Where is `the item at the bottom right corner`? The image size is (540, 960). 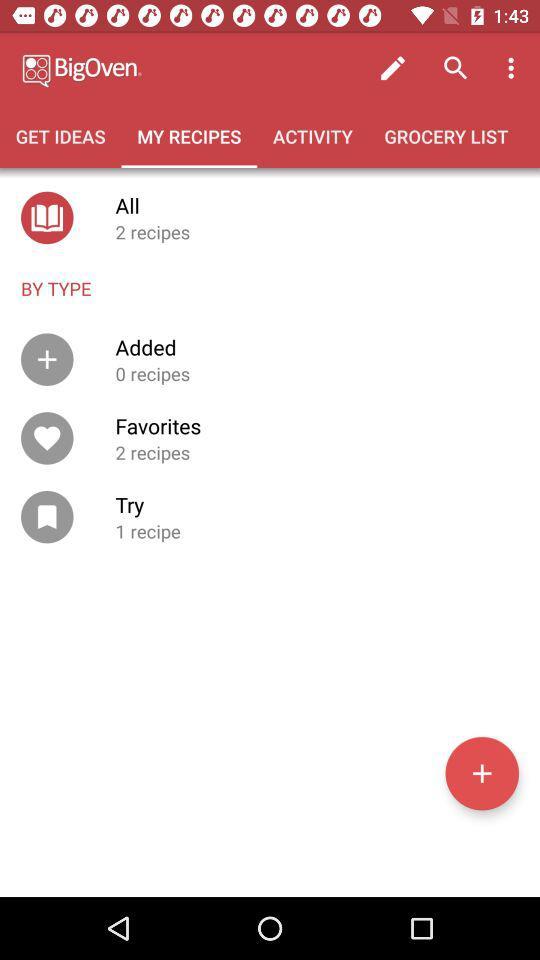 the item at the bottom right corner is located at coordinates (481, 772).